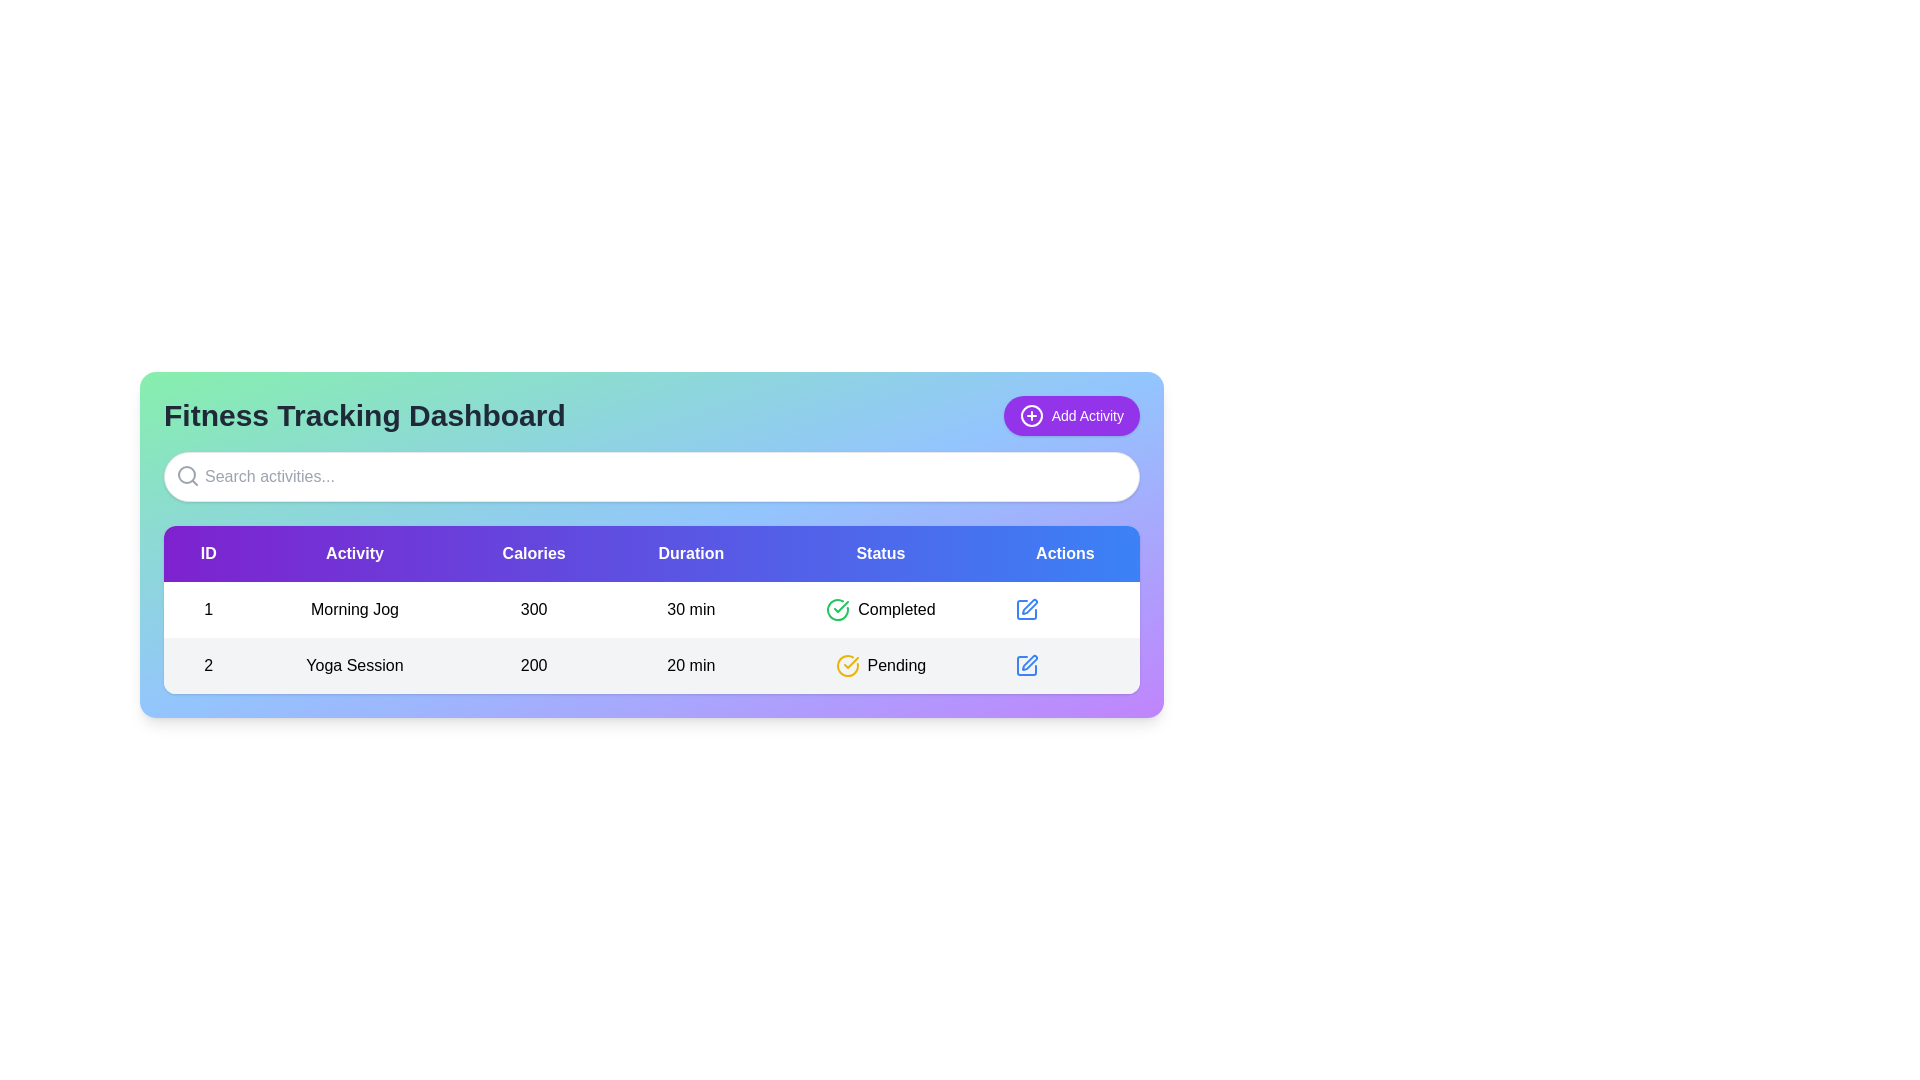 The image size is (1920, 1080). I want to click on the second table row containing data about the yoga session, which has a light gray background that changes to blue on hover, so click(652, 666).